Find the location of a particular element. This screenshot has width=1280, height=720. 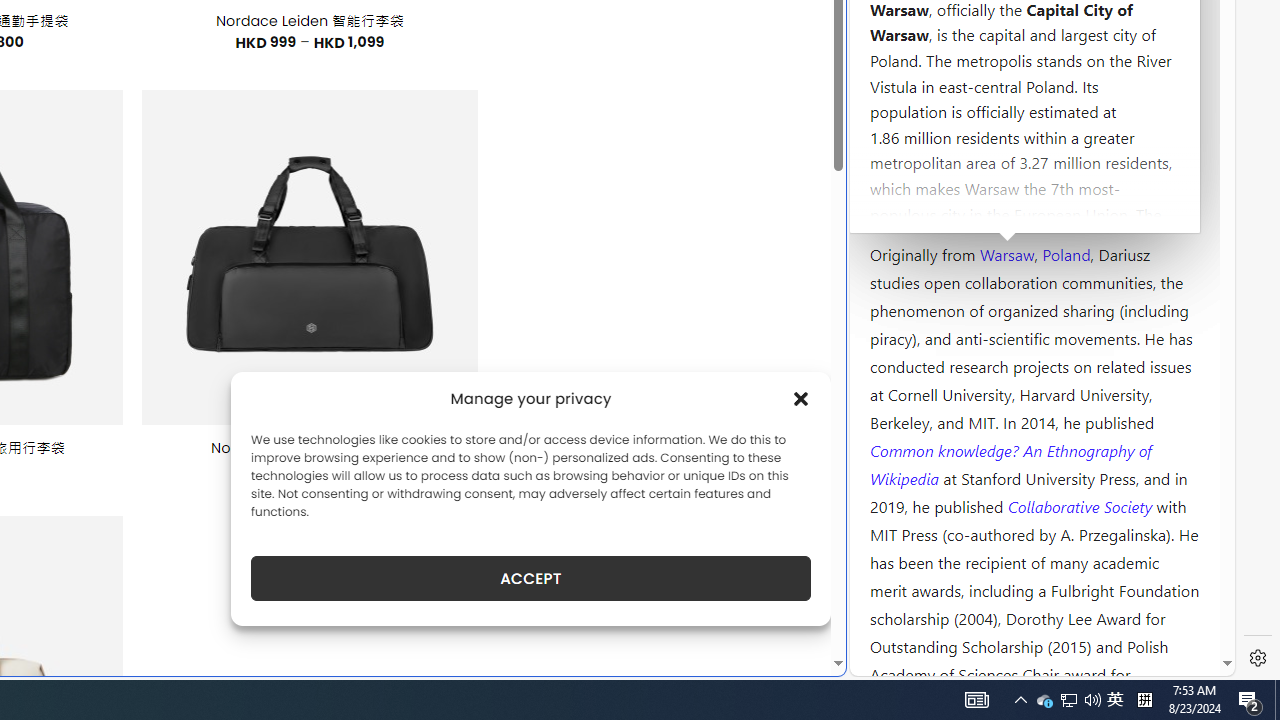

'Class: cmplz-close' is located at coordinates (801, 398).